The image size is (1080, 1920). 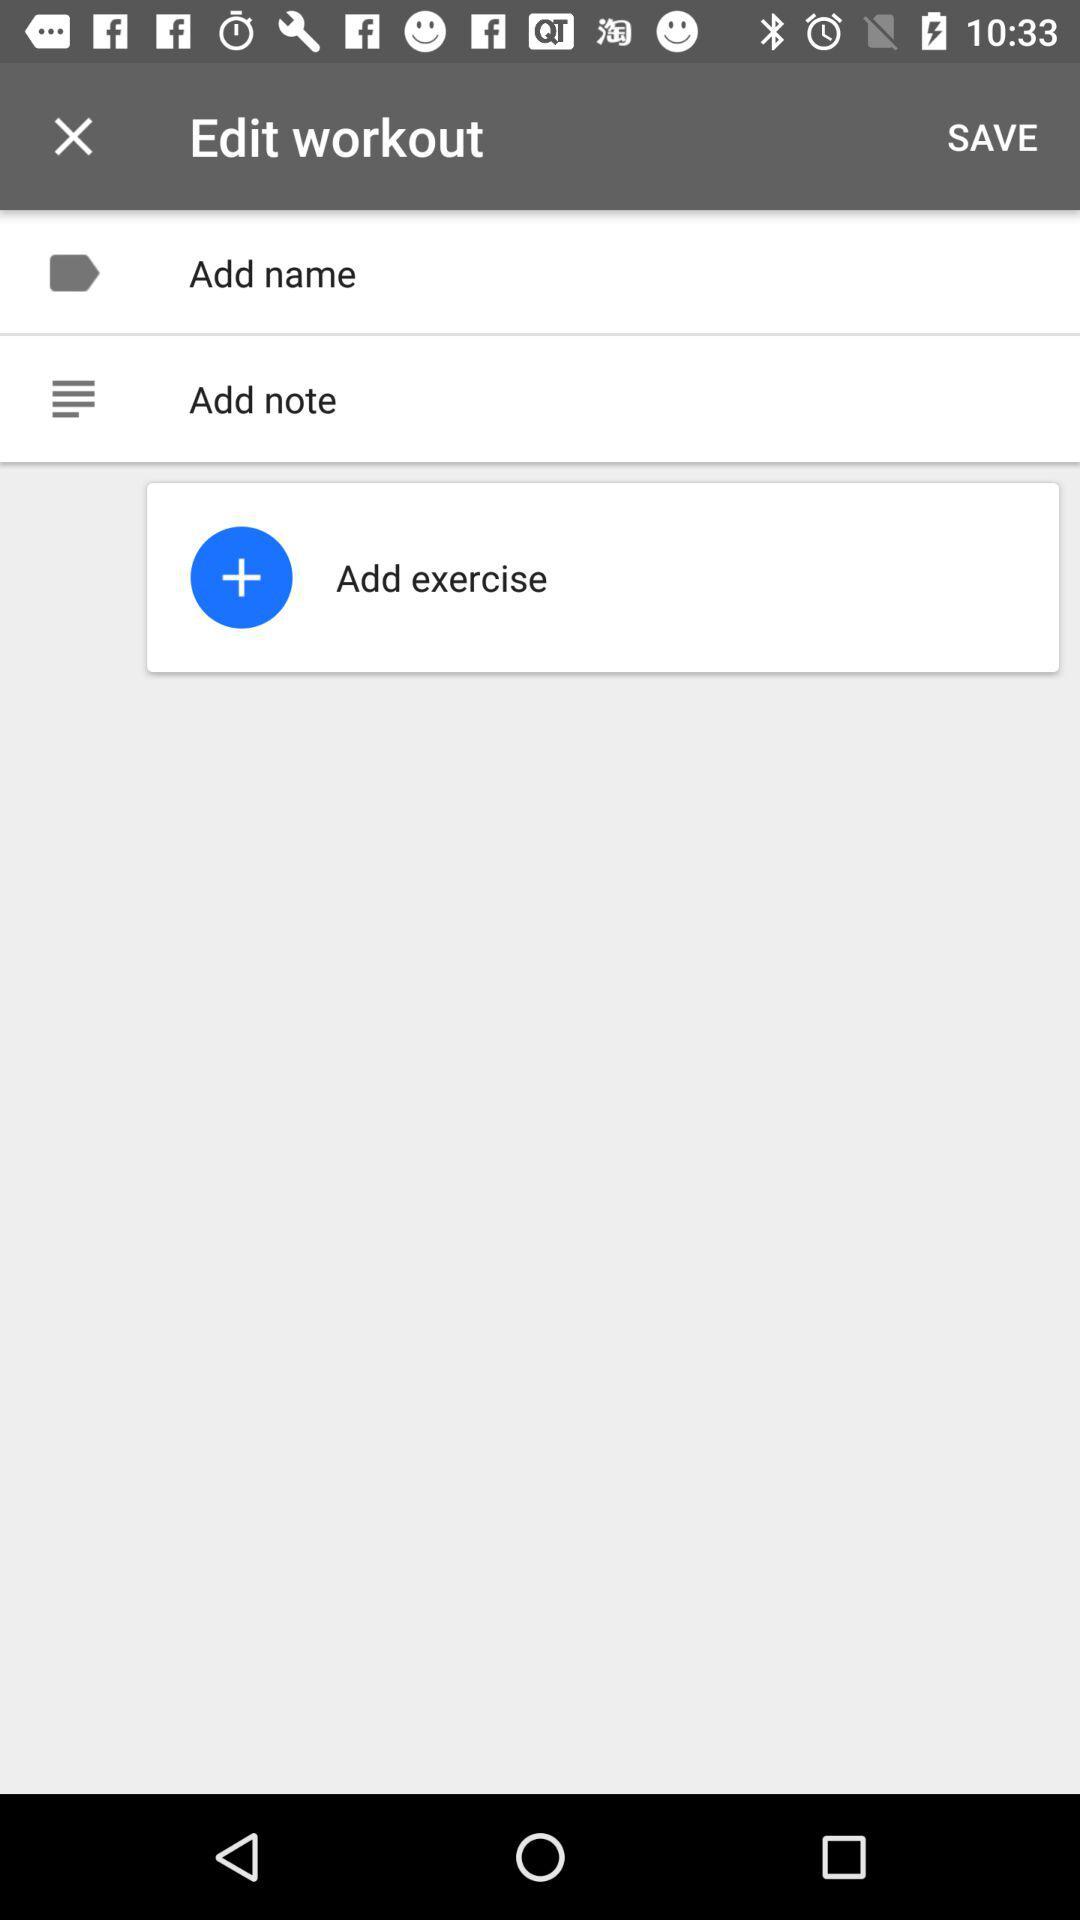 What do you see at coordinates (992, 135) in the screenshot?
I see `the item at the top right corner` at bounding box center [992, 135].